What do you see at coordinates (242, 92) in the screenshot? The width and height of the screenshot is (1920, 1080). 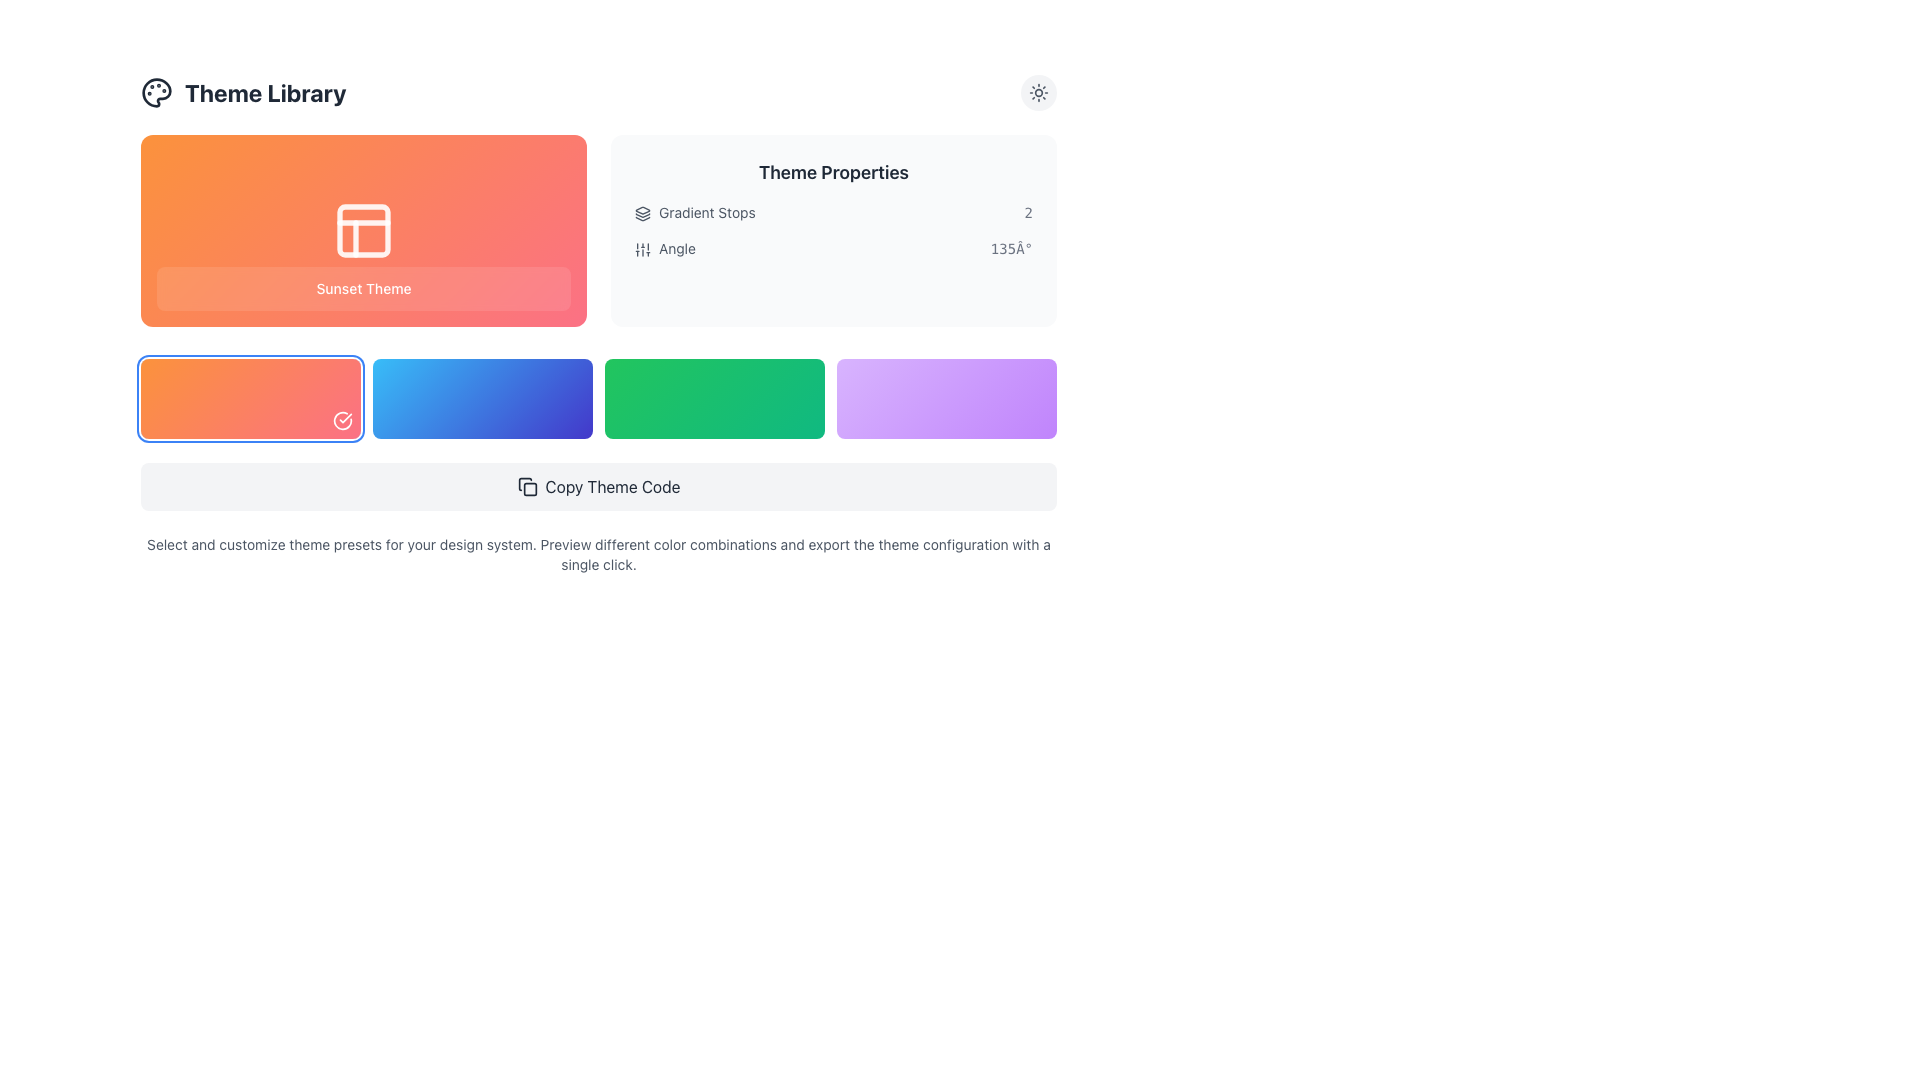 I see `the icon in the 'Theme Library' header, which features a palette icon and a bold gray text label` at bounding box center [242, 92].